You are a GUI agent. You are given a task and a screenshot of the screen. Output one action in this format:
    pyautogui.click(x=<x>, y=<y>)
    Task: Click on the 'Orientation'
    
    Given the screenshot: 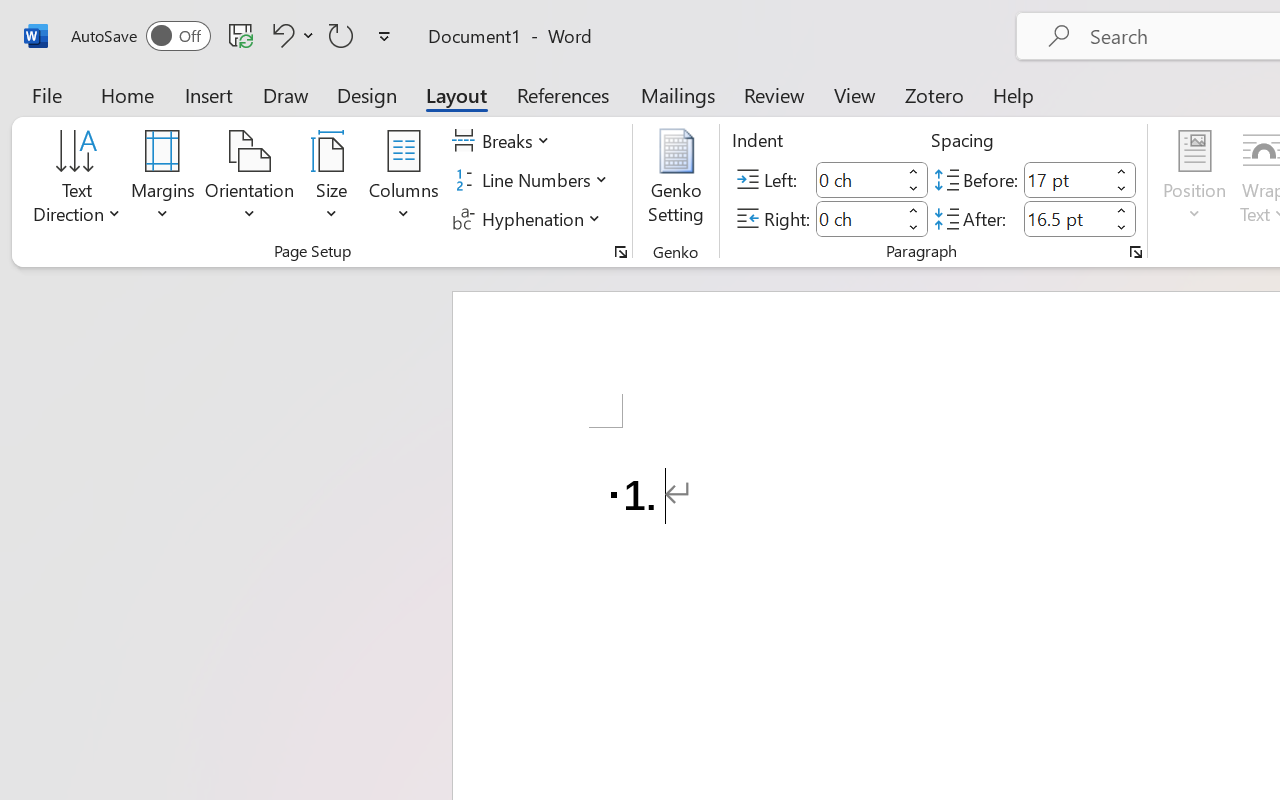 What is the action you would take?
    pyautogui.click(x=249, y=179)
    